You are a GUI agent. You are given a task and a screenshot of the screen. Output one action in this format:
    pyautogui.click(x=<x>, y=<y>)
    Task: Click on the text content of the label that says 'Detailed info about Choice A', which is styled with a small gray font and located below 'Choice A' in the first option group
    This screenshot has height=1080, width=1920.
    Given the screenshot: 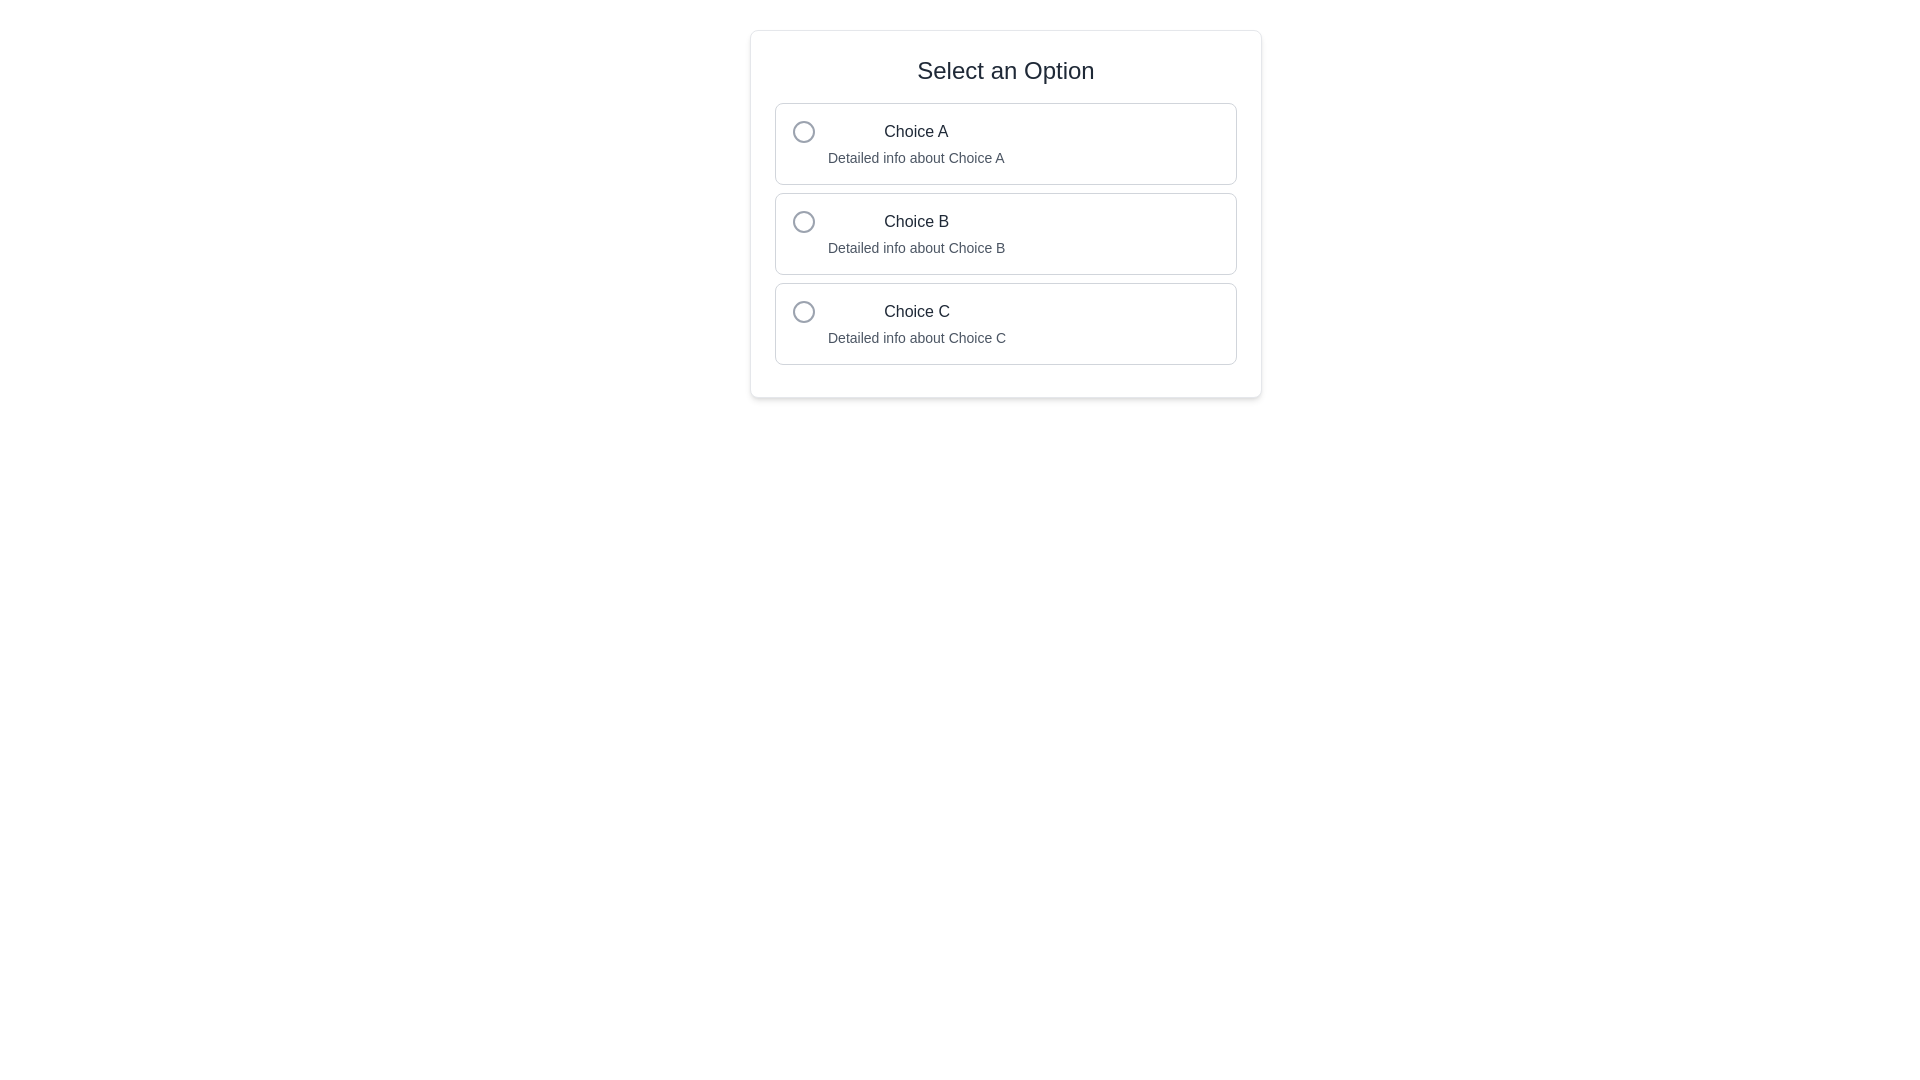 What is the action you would take?
    pyautogui.click(x=915, y=157)
    